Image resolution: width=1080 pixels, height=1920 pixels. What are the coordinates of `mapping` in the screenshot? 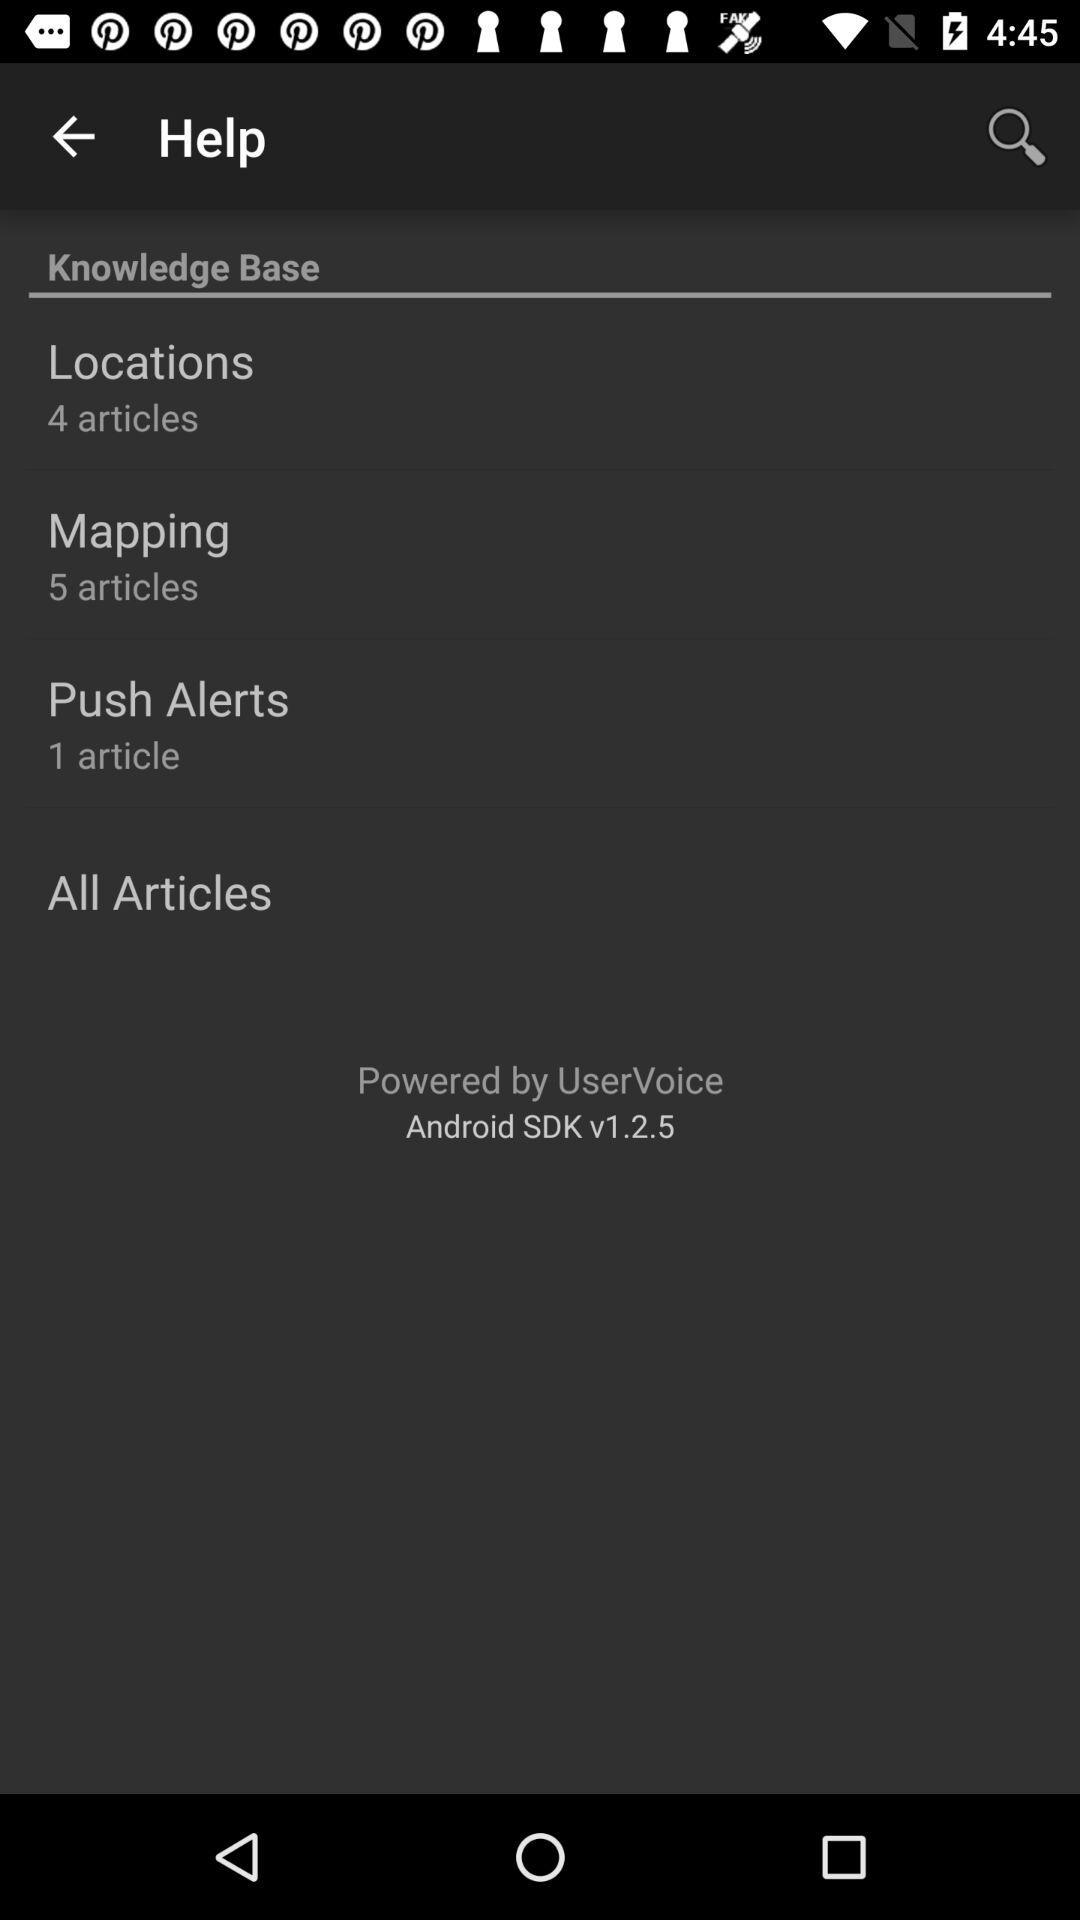 It's located at (137, 529).